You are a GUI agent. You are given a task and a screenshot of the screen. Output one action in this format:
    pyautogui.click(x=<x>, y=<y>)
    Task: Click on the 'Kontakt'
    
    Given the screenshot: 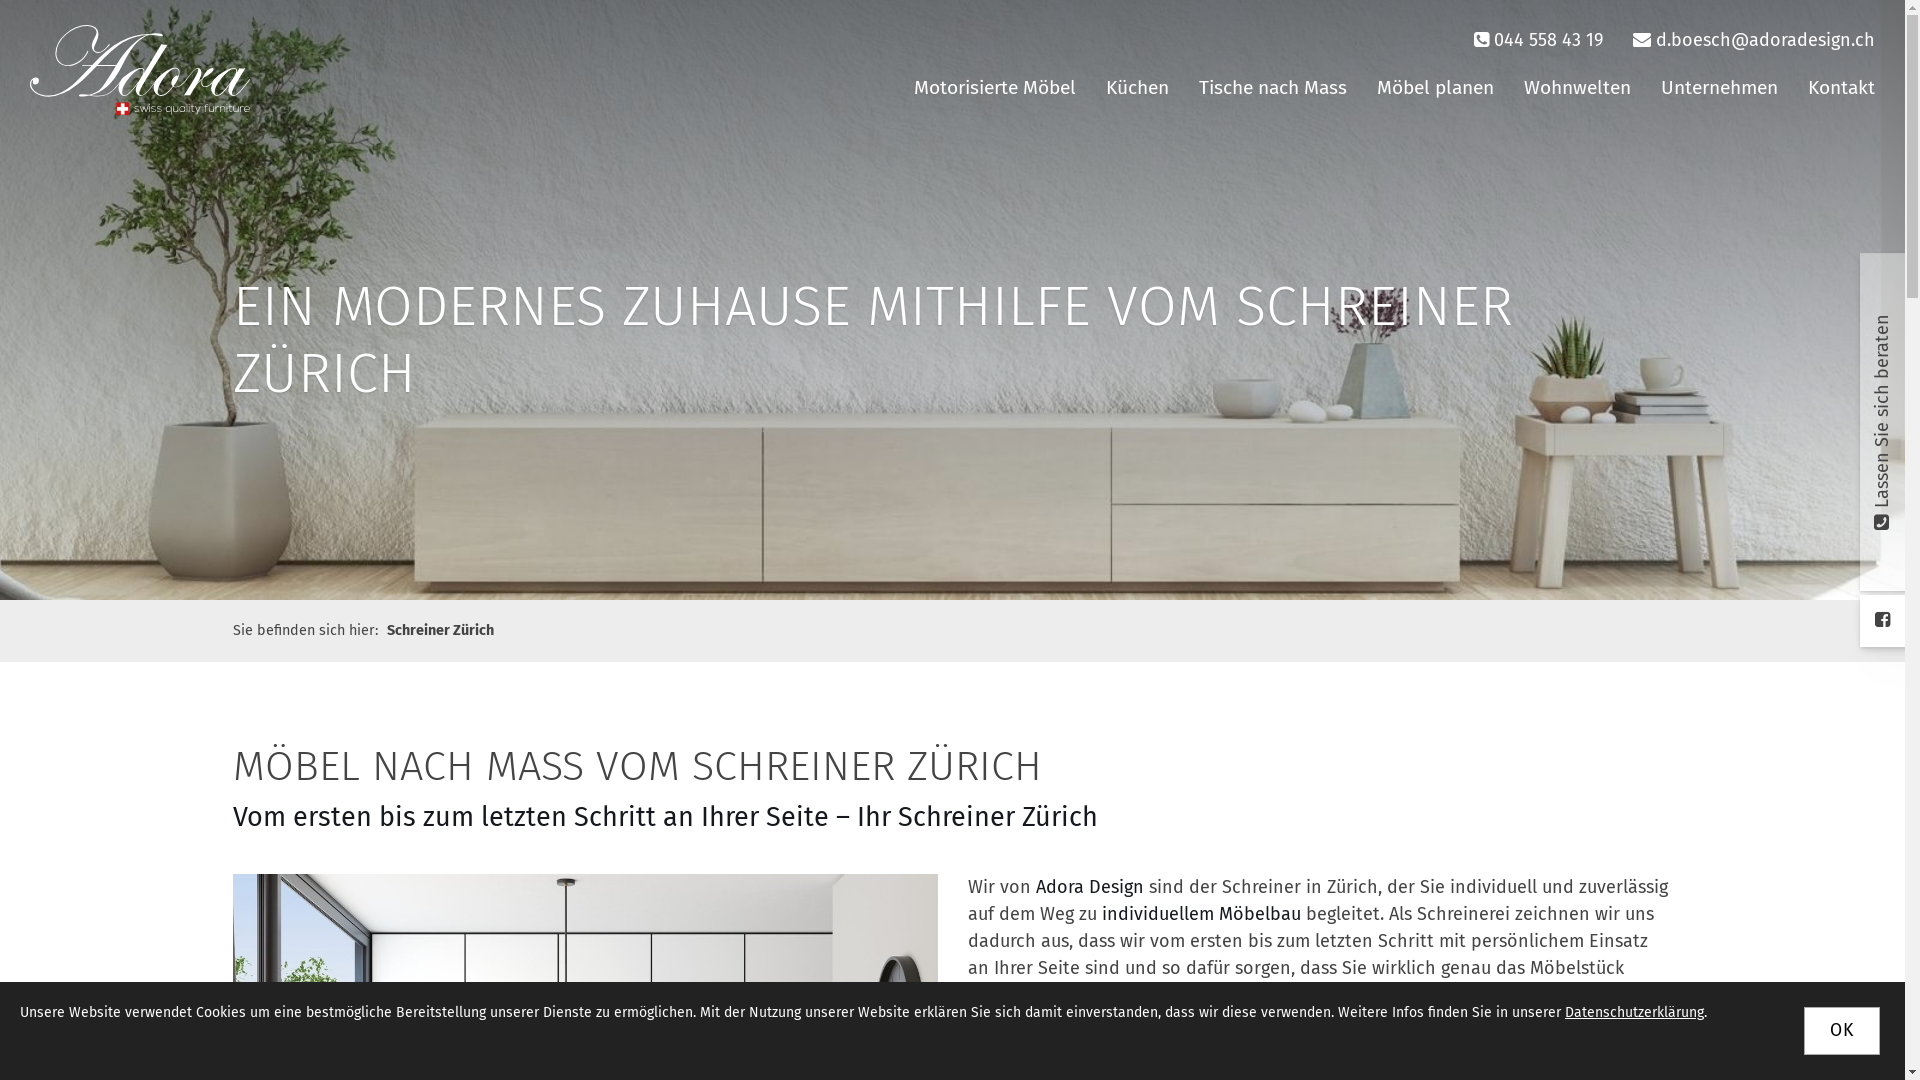 What is the action you would take?
    pyautogui.click(x=1840, y=87)
    